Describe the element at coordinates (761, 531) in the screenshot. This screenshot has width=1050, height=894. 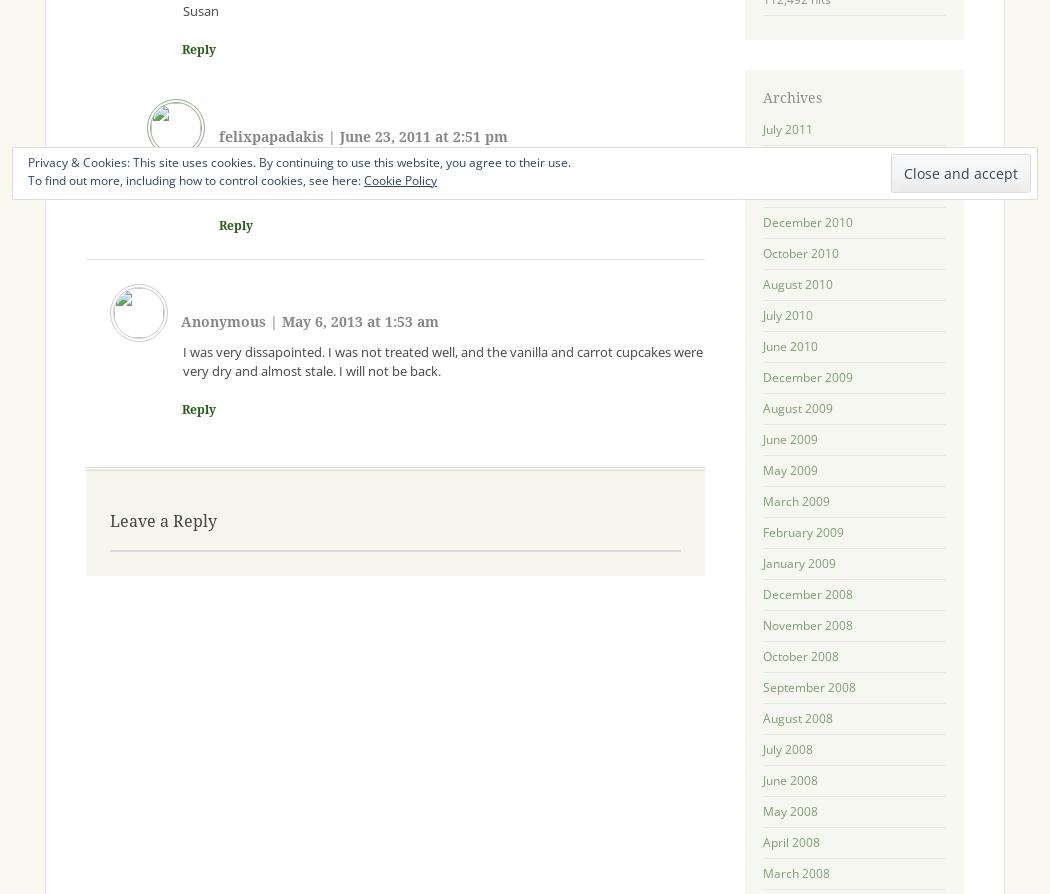
I see `'February 2009'` at that location.